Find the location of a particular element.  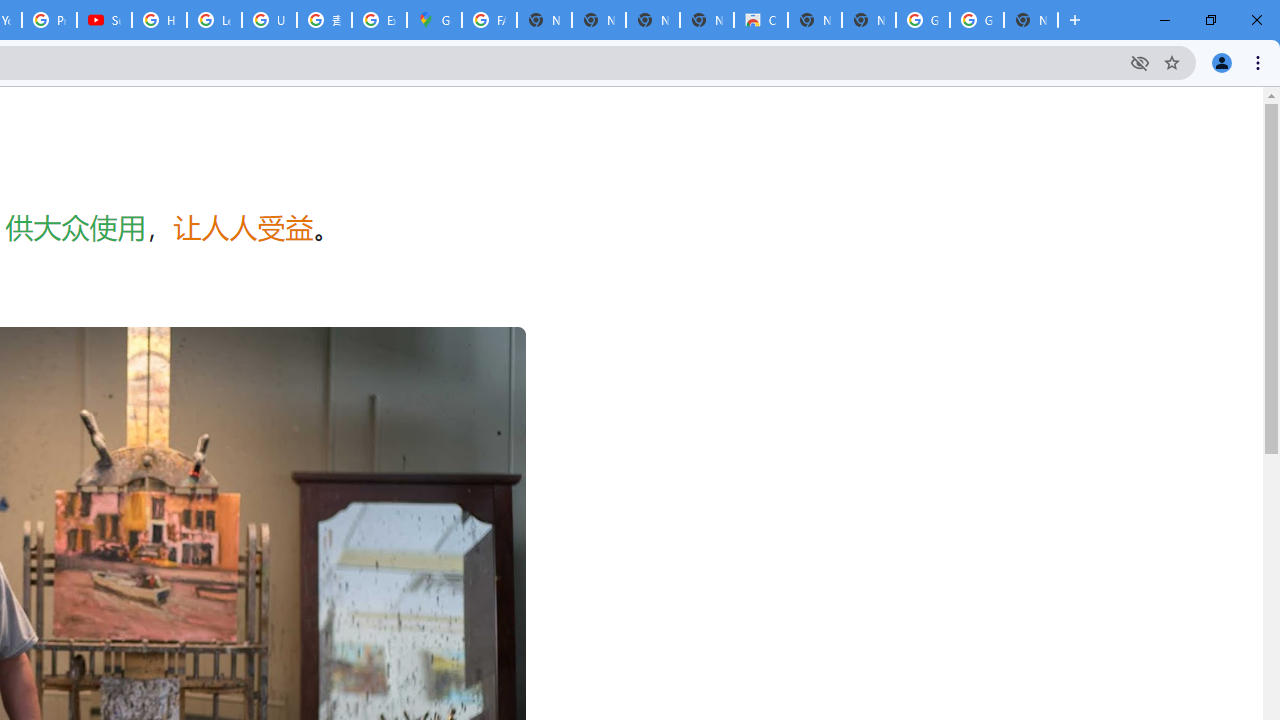

'How Chrome protects your passwords - Google Chrome Help' is located at coordinates (158, 20).